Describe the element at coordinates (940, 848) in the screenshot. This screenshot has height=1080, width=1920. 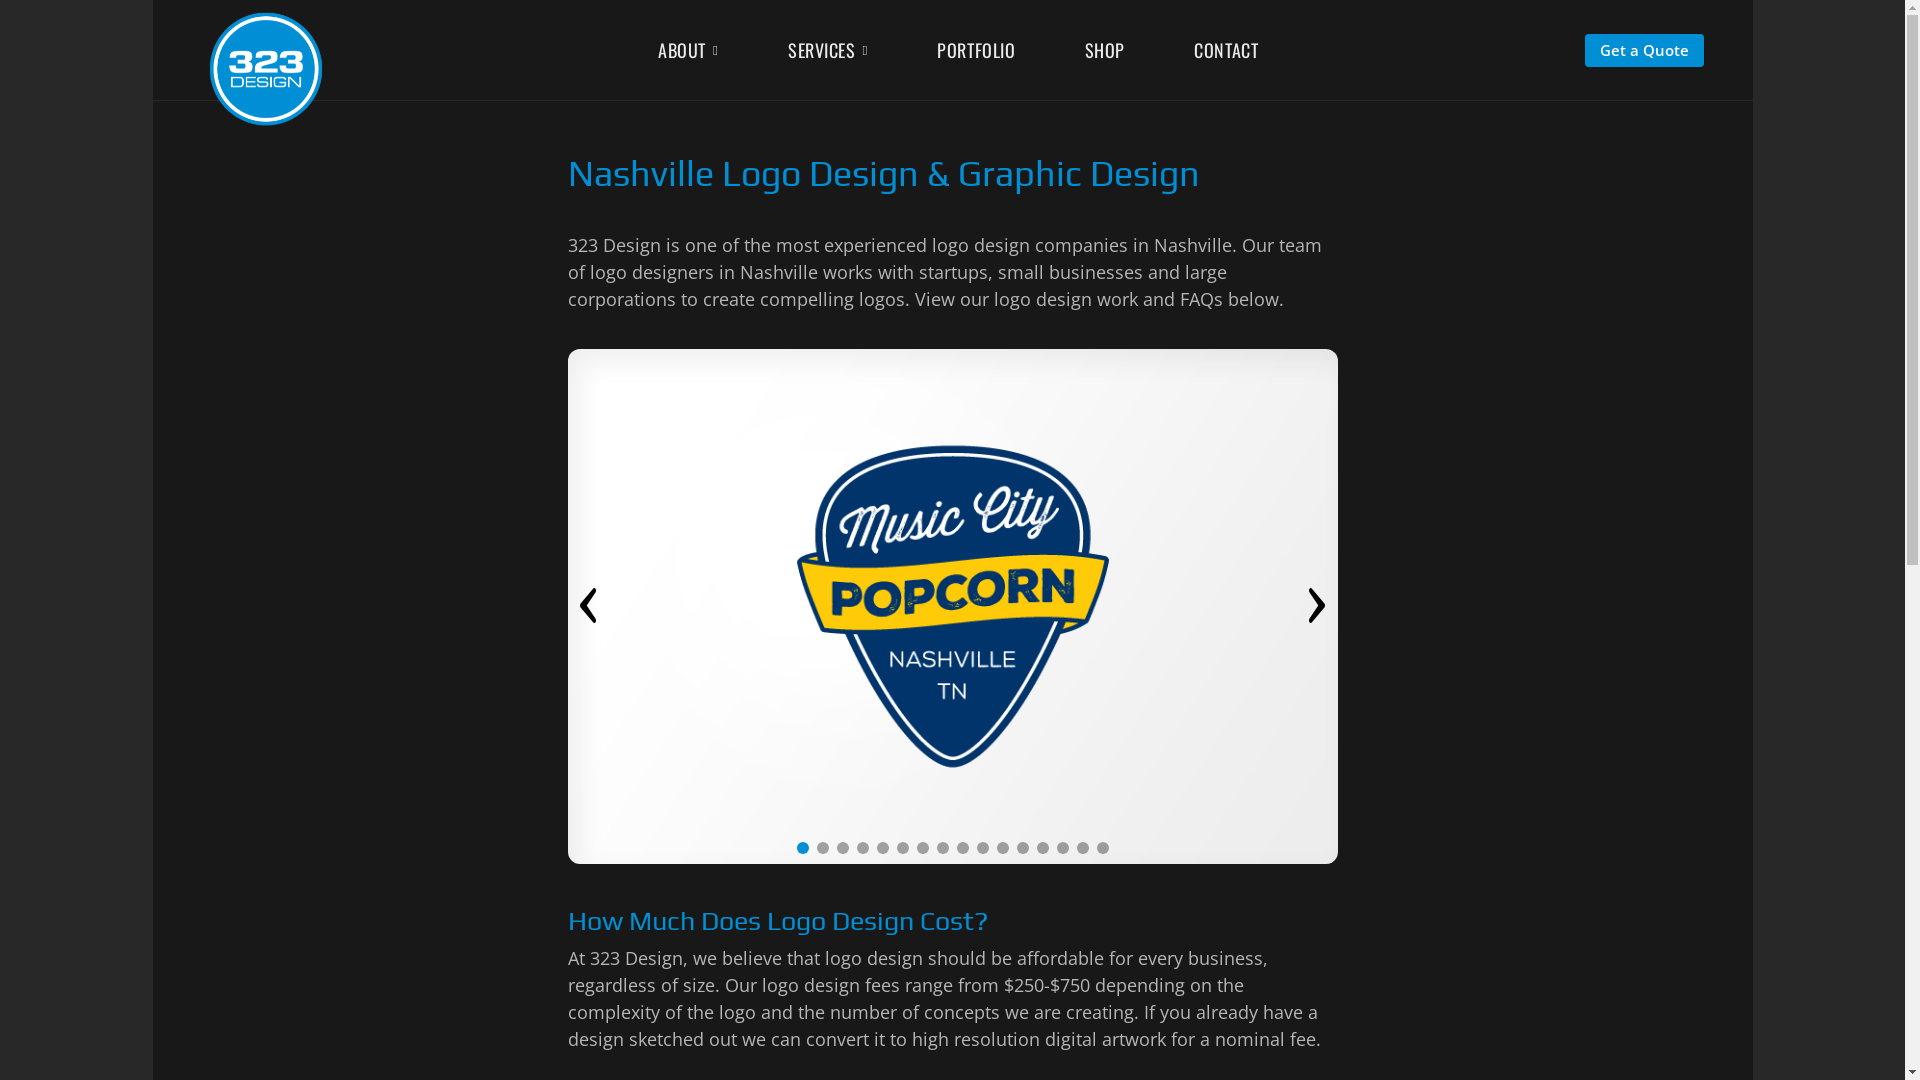
I see `'8'` at that location.